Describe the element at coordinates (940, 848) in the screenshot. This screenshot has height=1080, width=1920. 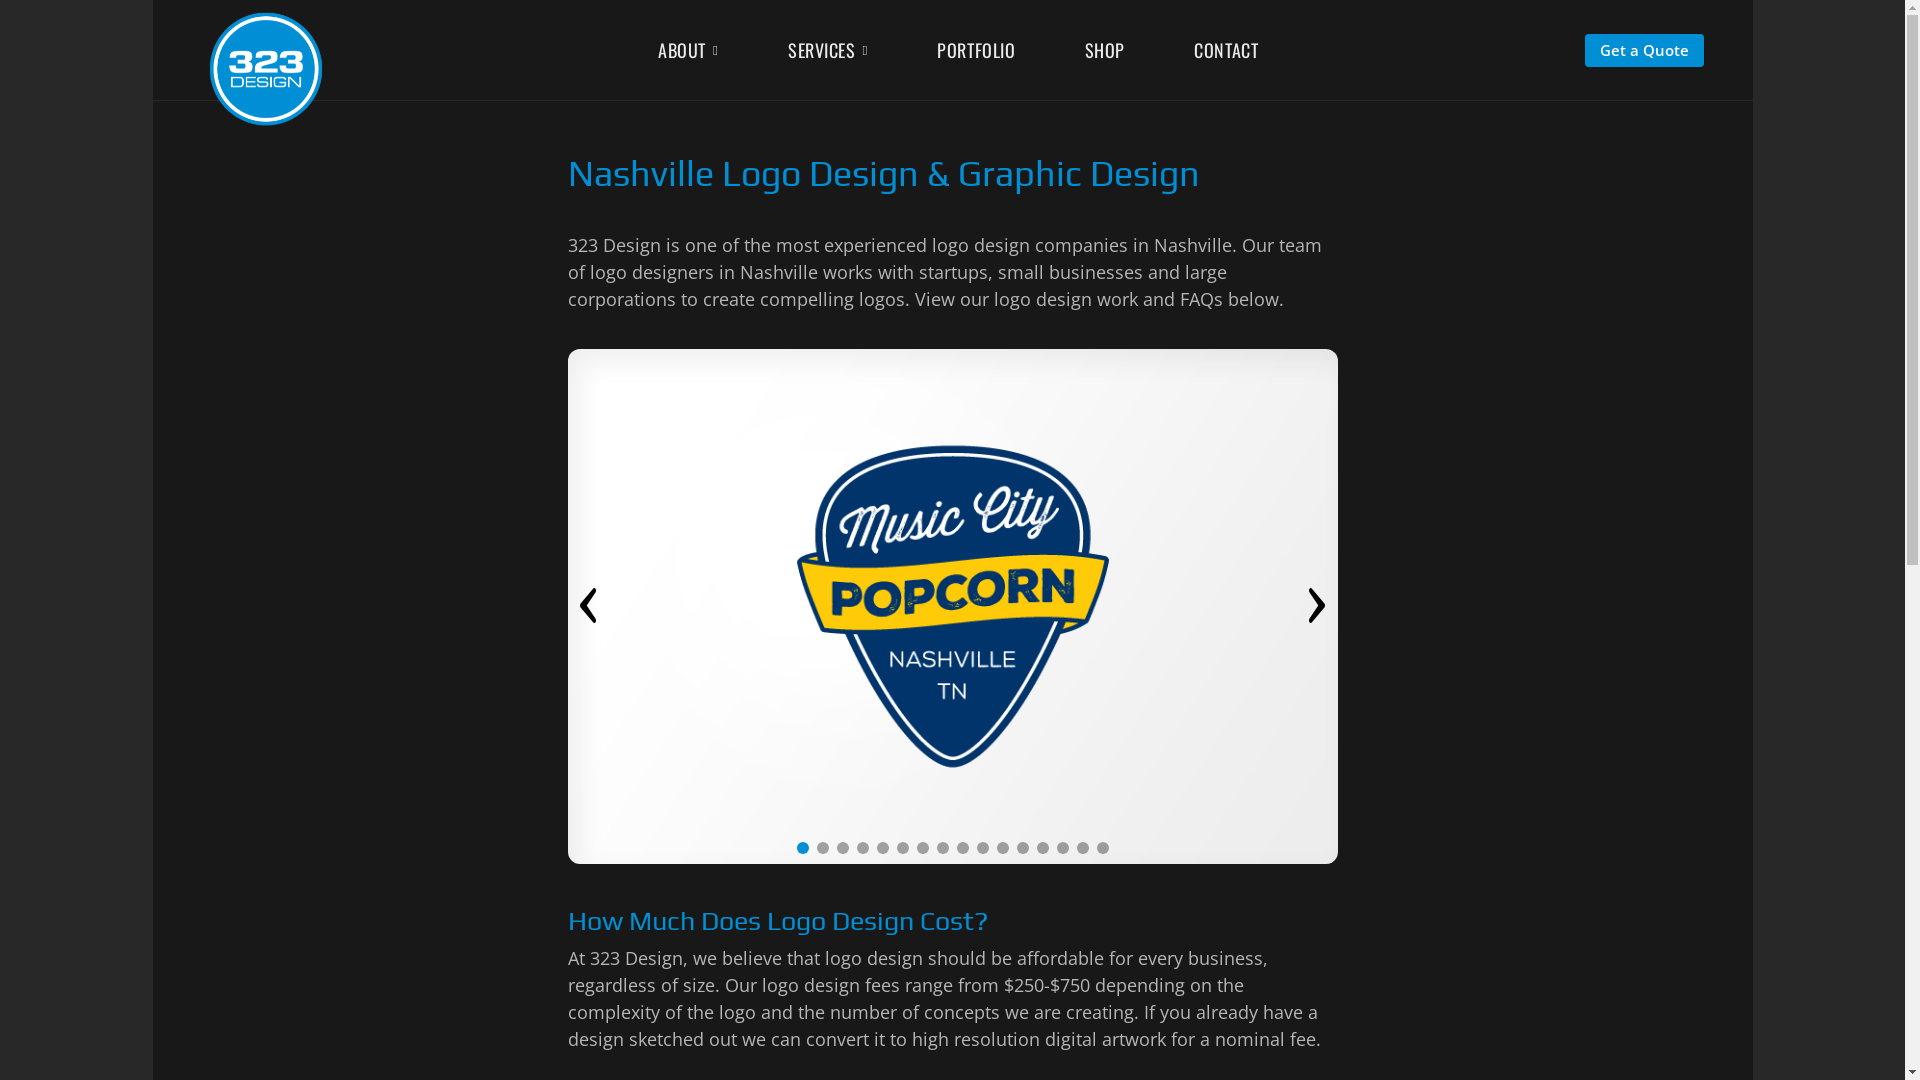
I see `'8'` at that location.